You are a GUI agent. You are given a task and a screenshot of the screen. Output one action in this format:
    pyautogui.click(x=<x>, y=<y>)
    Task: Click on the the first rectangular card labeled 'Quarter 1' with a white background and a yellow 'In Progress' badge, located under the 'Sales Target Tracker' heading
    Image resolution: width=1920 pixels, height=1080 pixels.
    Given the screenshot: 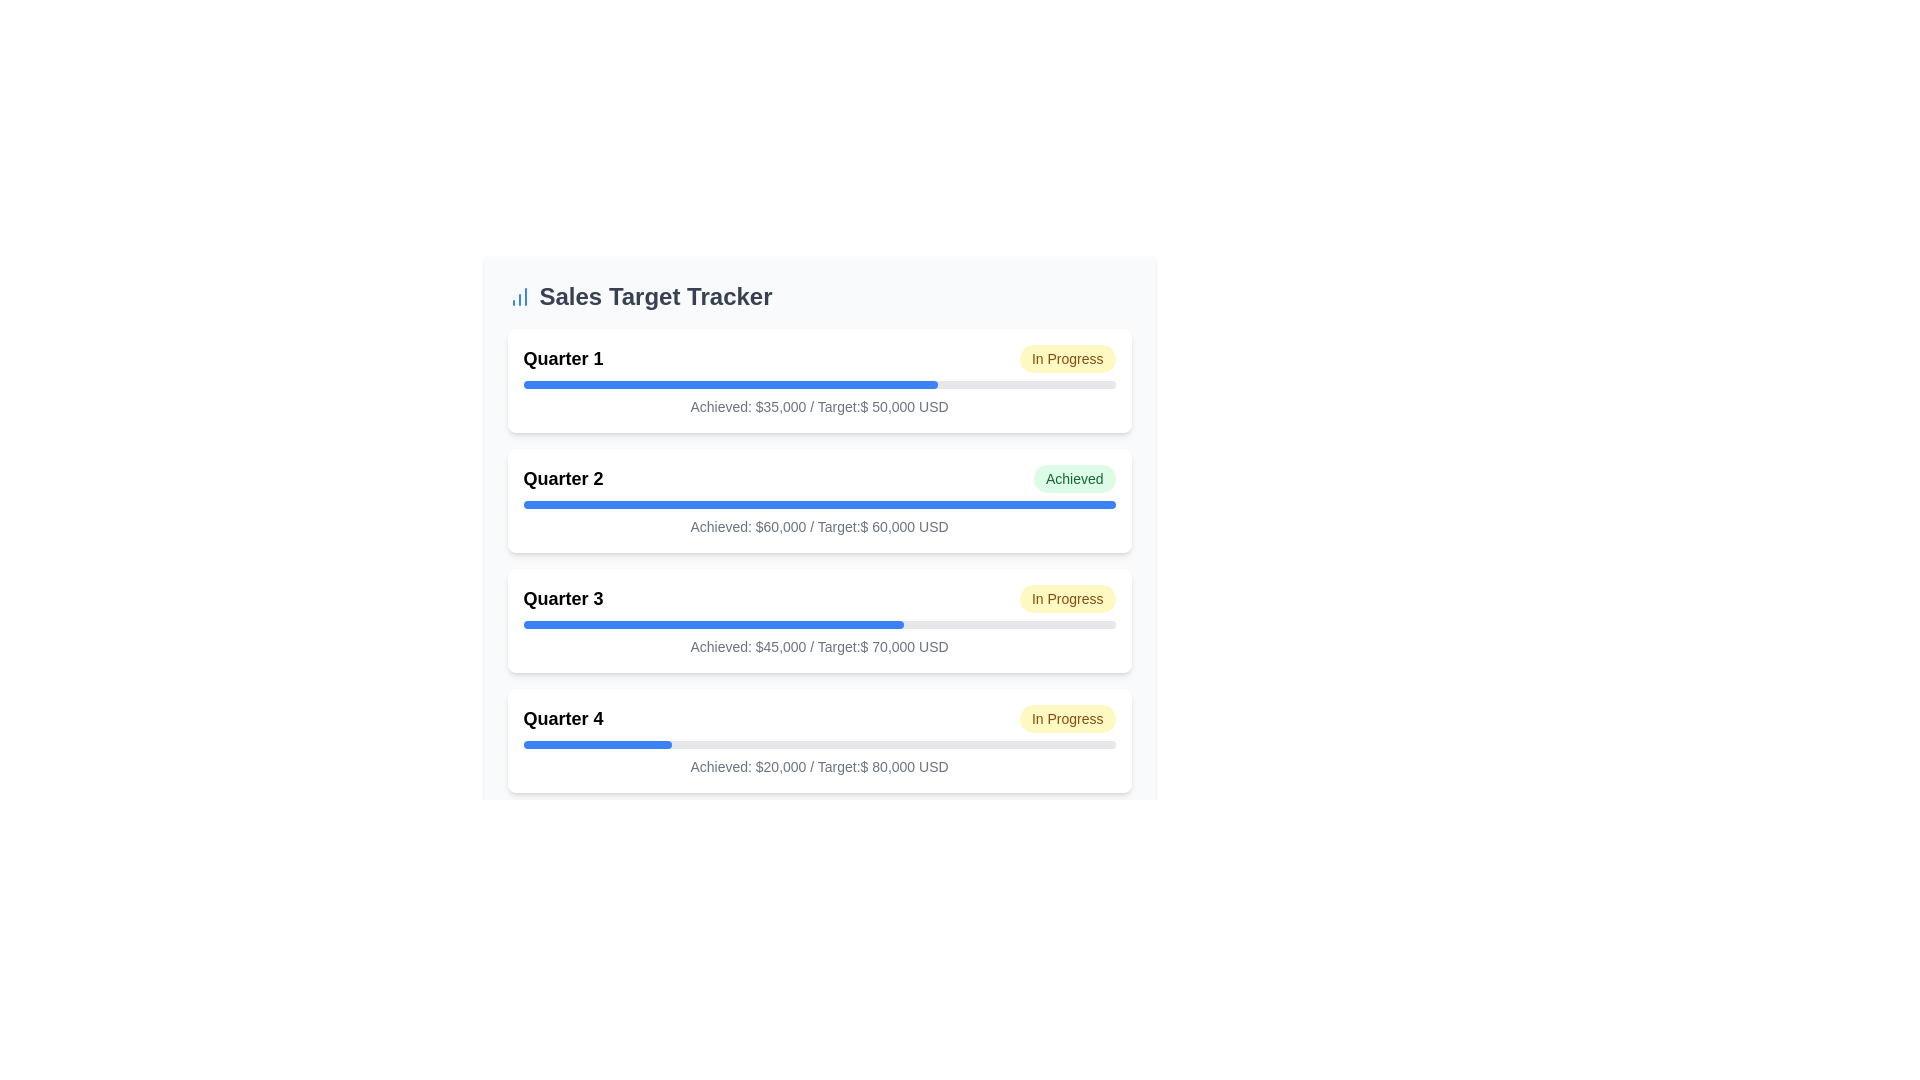 What is the action you would take?
    pyautogui.click(x=819, y=381)
    